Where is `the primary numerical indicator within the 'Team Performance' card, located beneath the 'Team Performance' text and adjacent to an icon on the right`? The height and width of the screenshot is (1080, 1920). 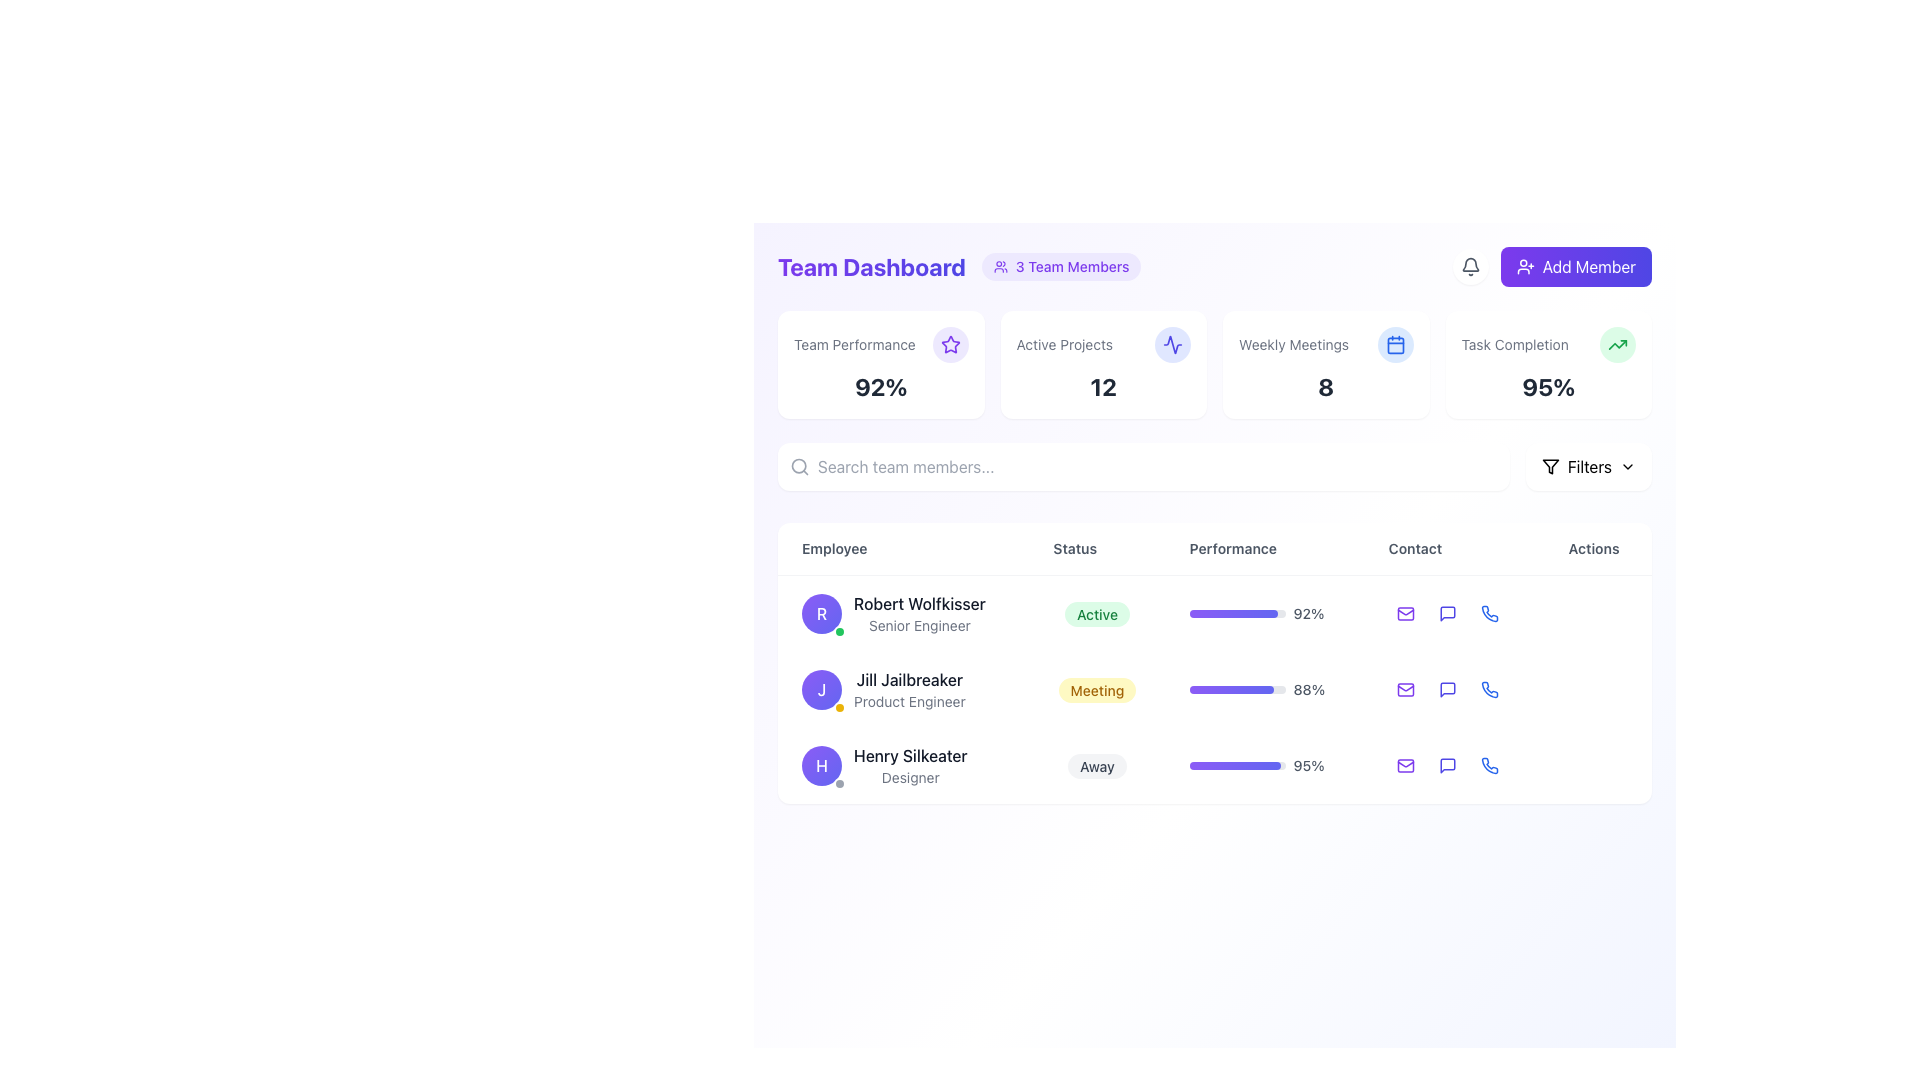
the primary numerical indicator within the 'Team Performance' card, located beneath the 'Team Performance' text and adjacent to an icon on the right is located at coordinates (880, 386).